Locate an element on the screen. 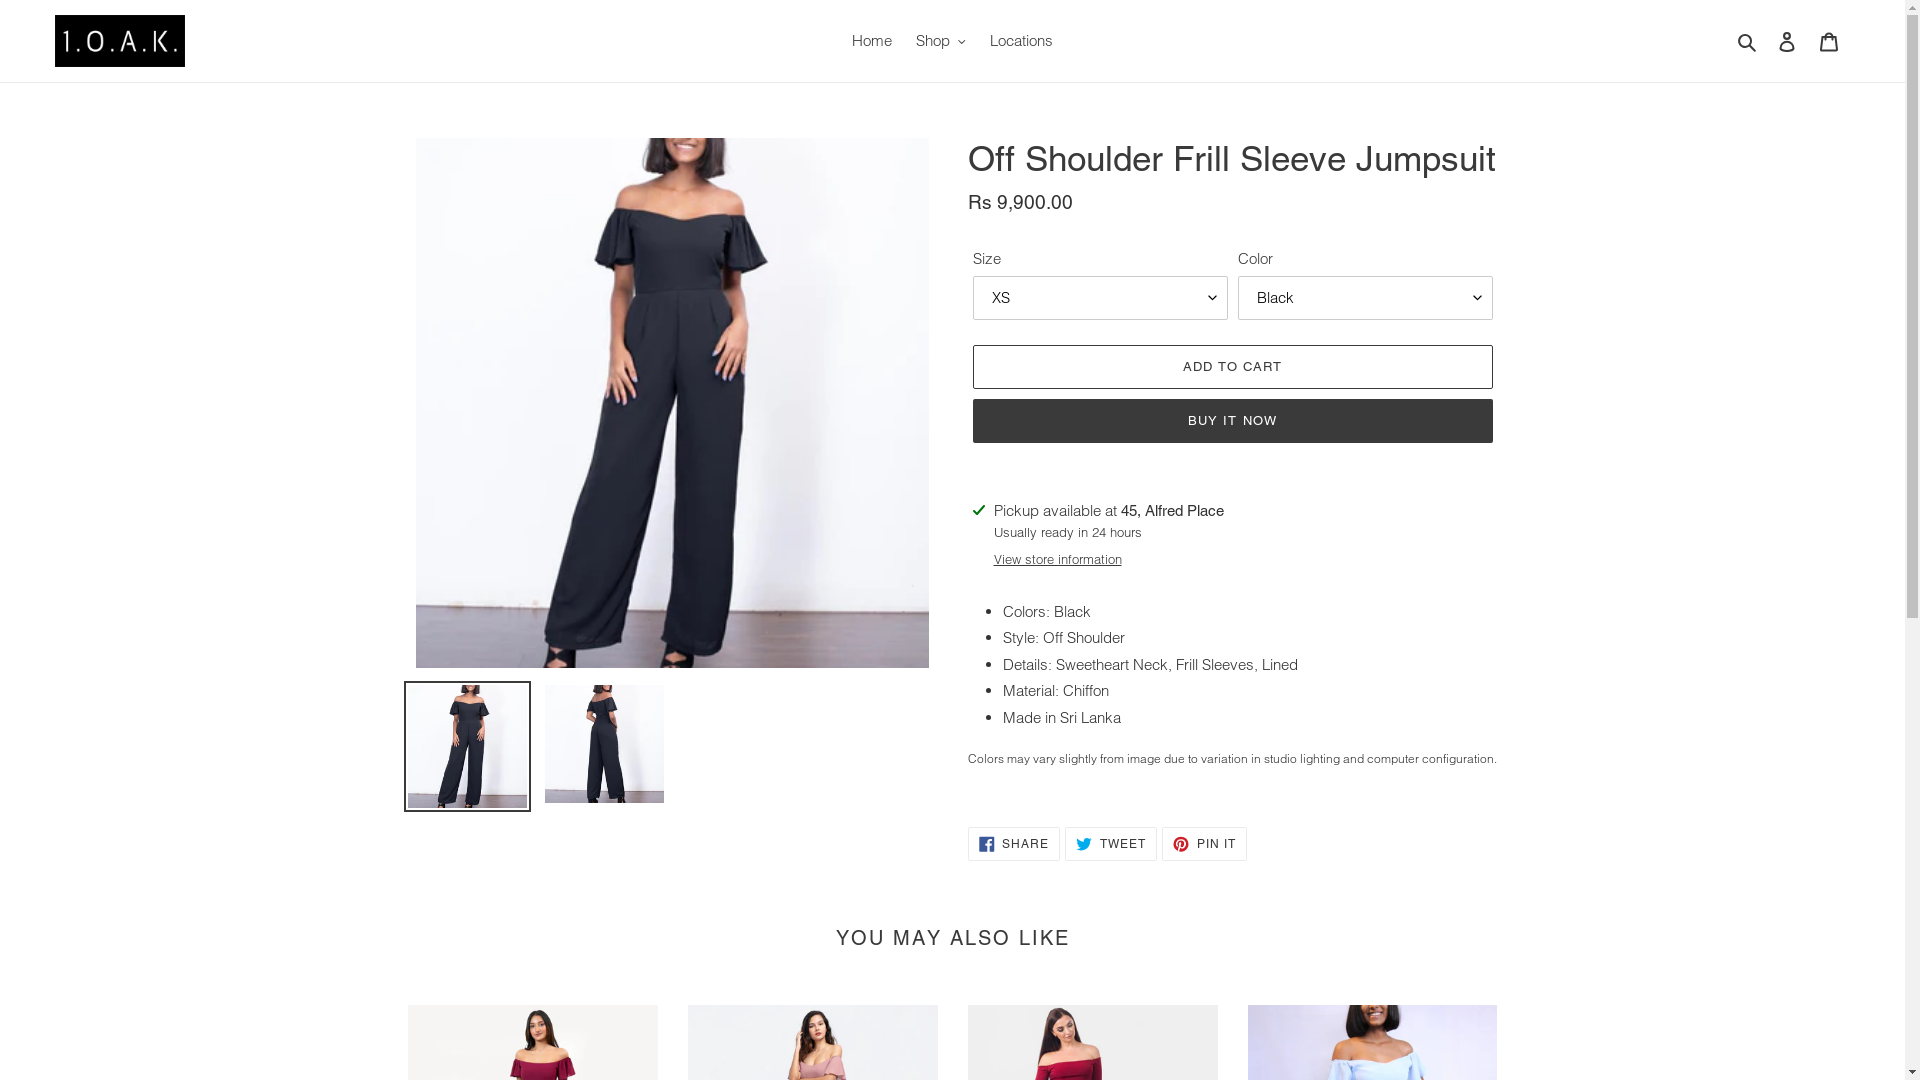 This screenshot has height=1080, width=1920. 'Home' is located at coordinates (872, 41).